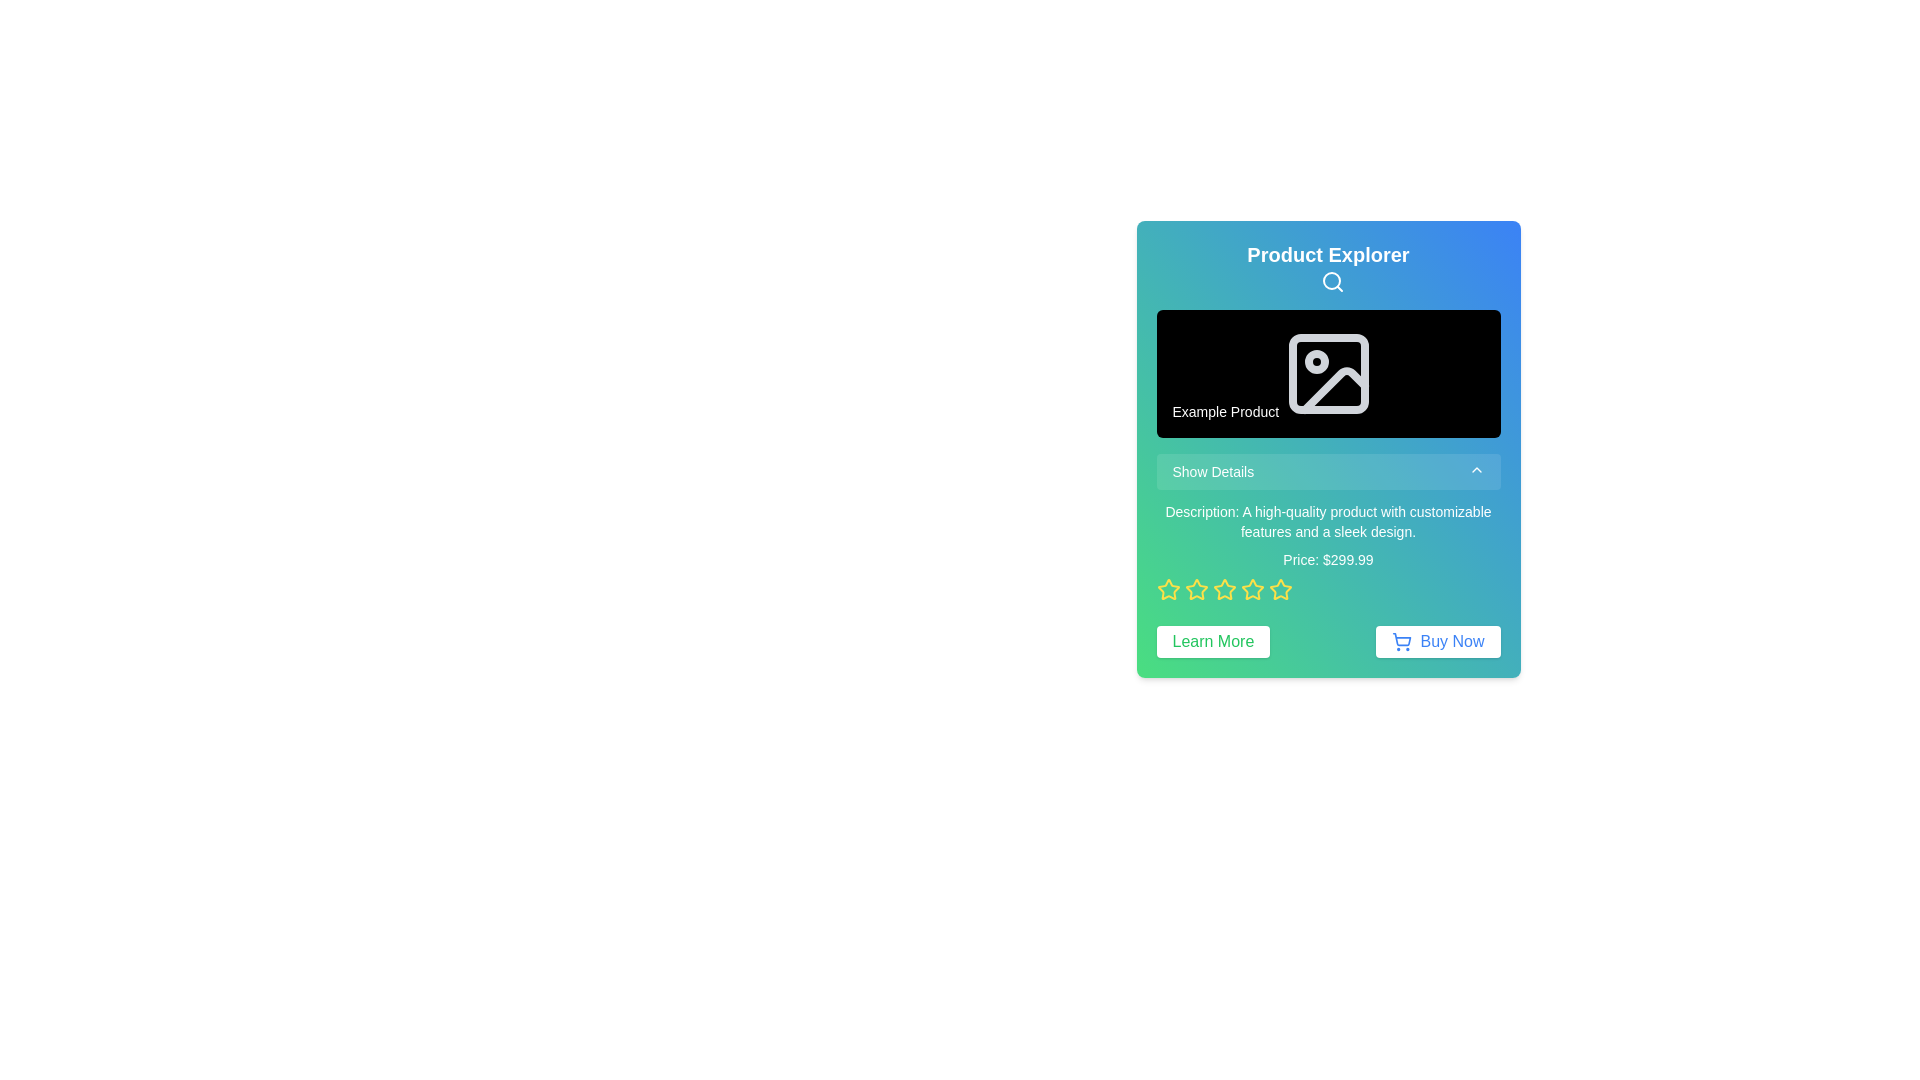 This screenshot has height=1080, width=1920. I want to click on the sixth star icon in the horizontal sequence of eight rating stars, located below the product description and price in the card layout, so click(1280, 588).